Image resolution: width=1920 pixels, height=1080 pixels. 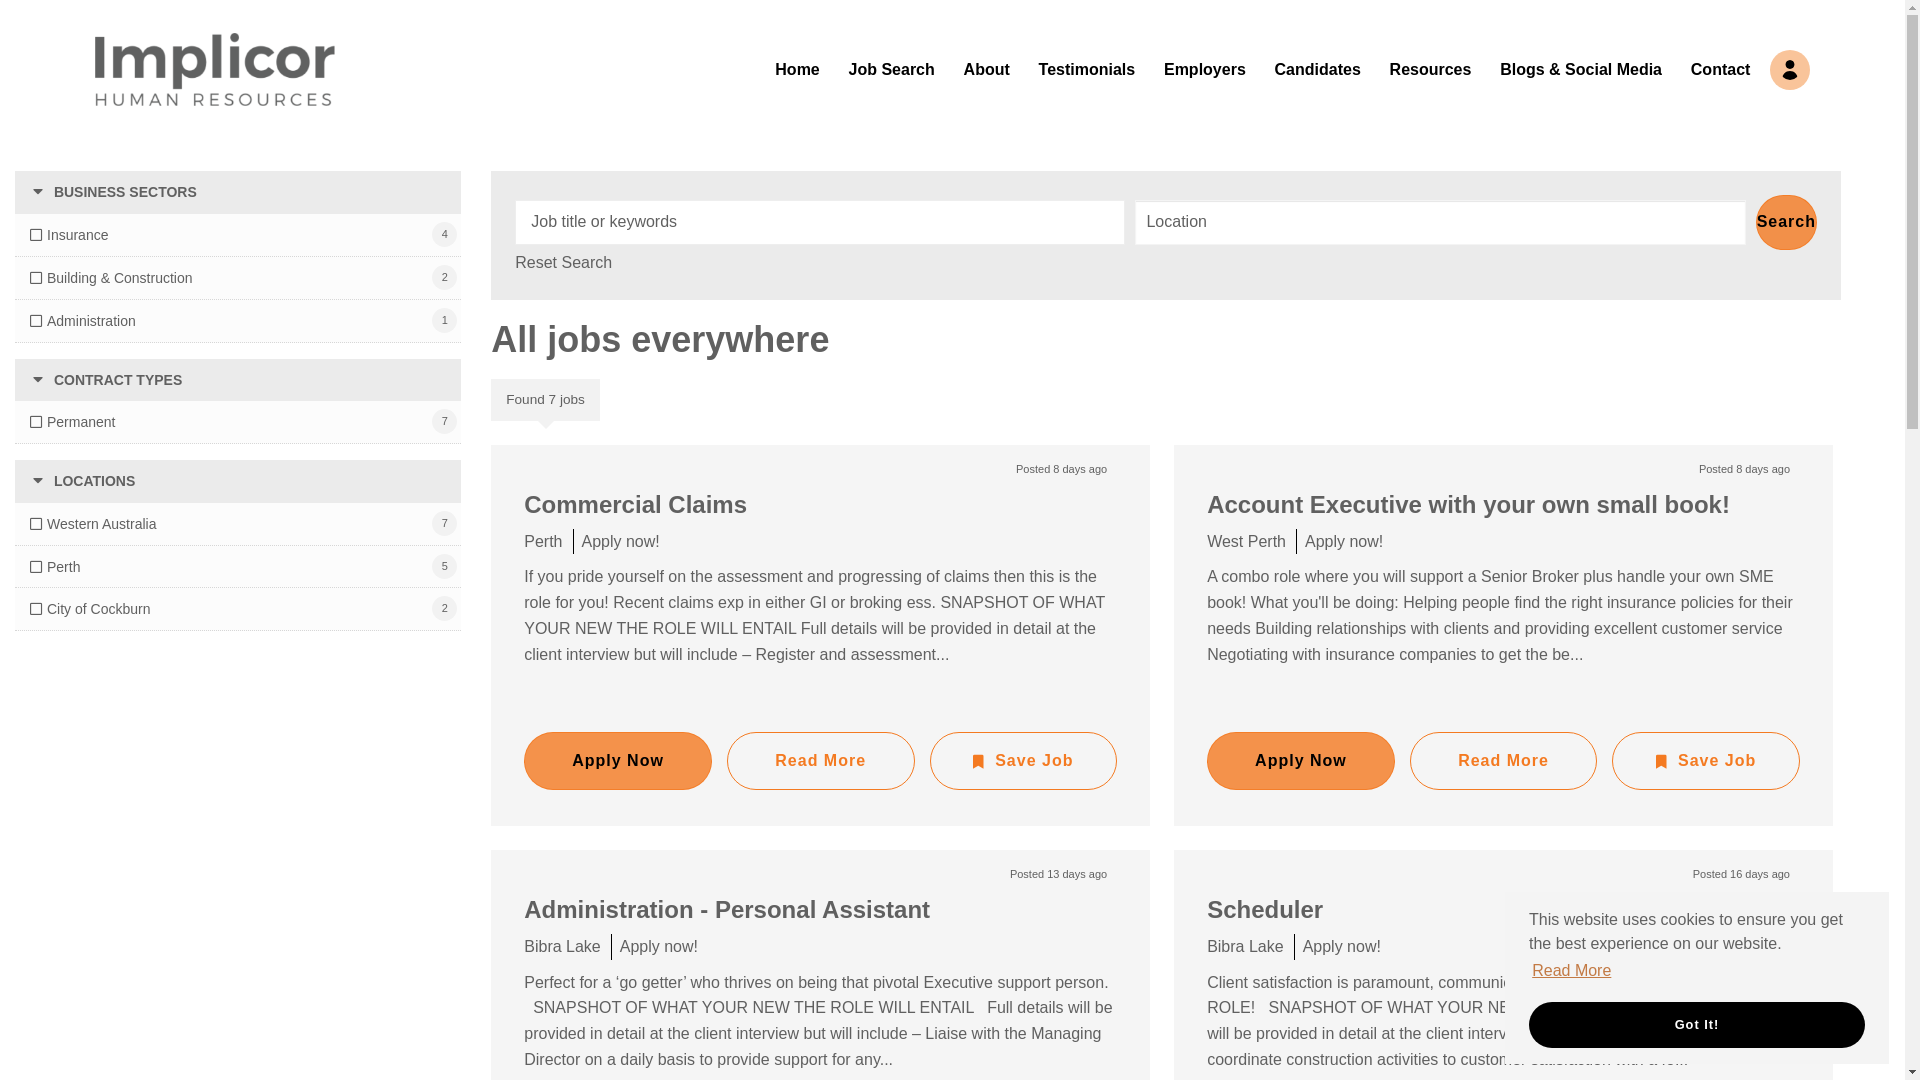 What do you see at coordinates (1689, 68) in the screenshot?
I see `'Contact'` at bounding box center [1689, 68].